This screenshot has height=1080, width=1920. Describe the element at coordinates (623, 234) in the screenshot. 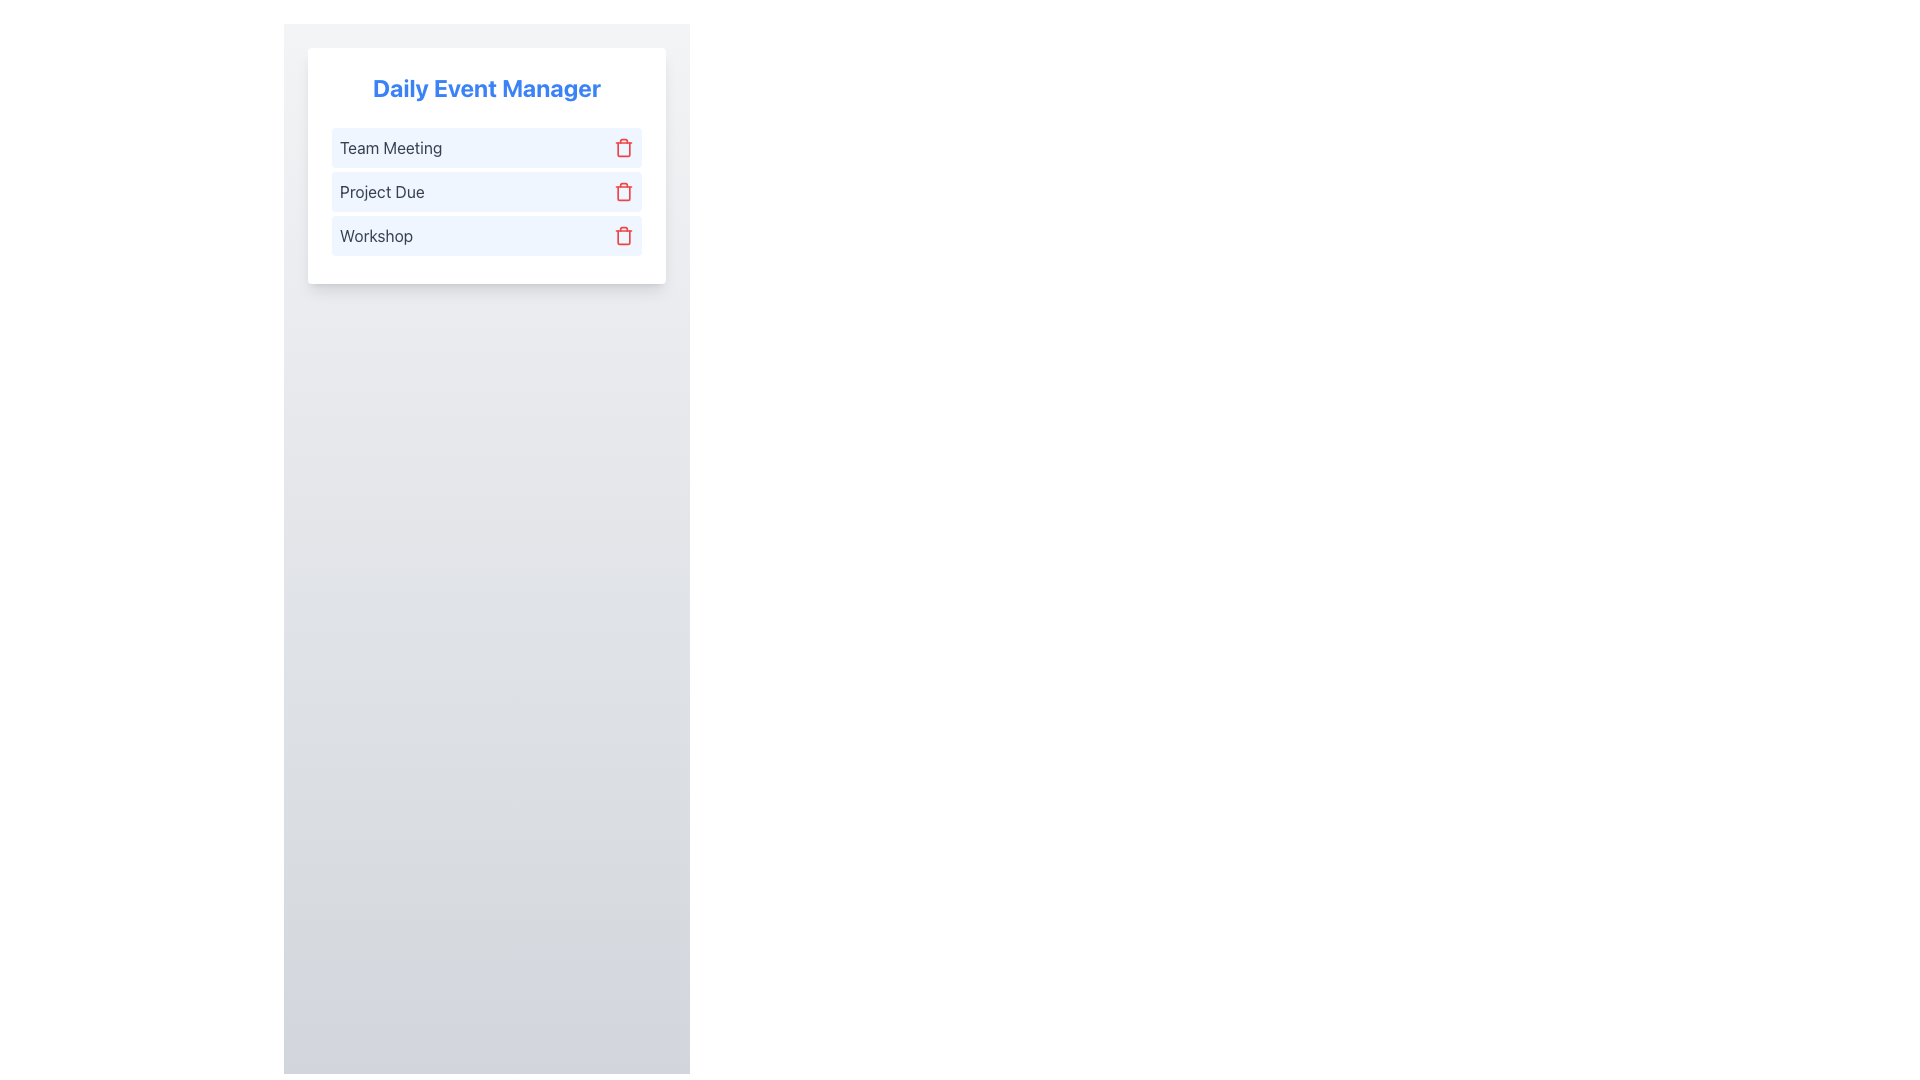

I see `the delete button located on the rightmost side of the 'Workshop' row` at that location.